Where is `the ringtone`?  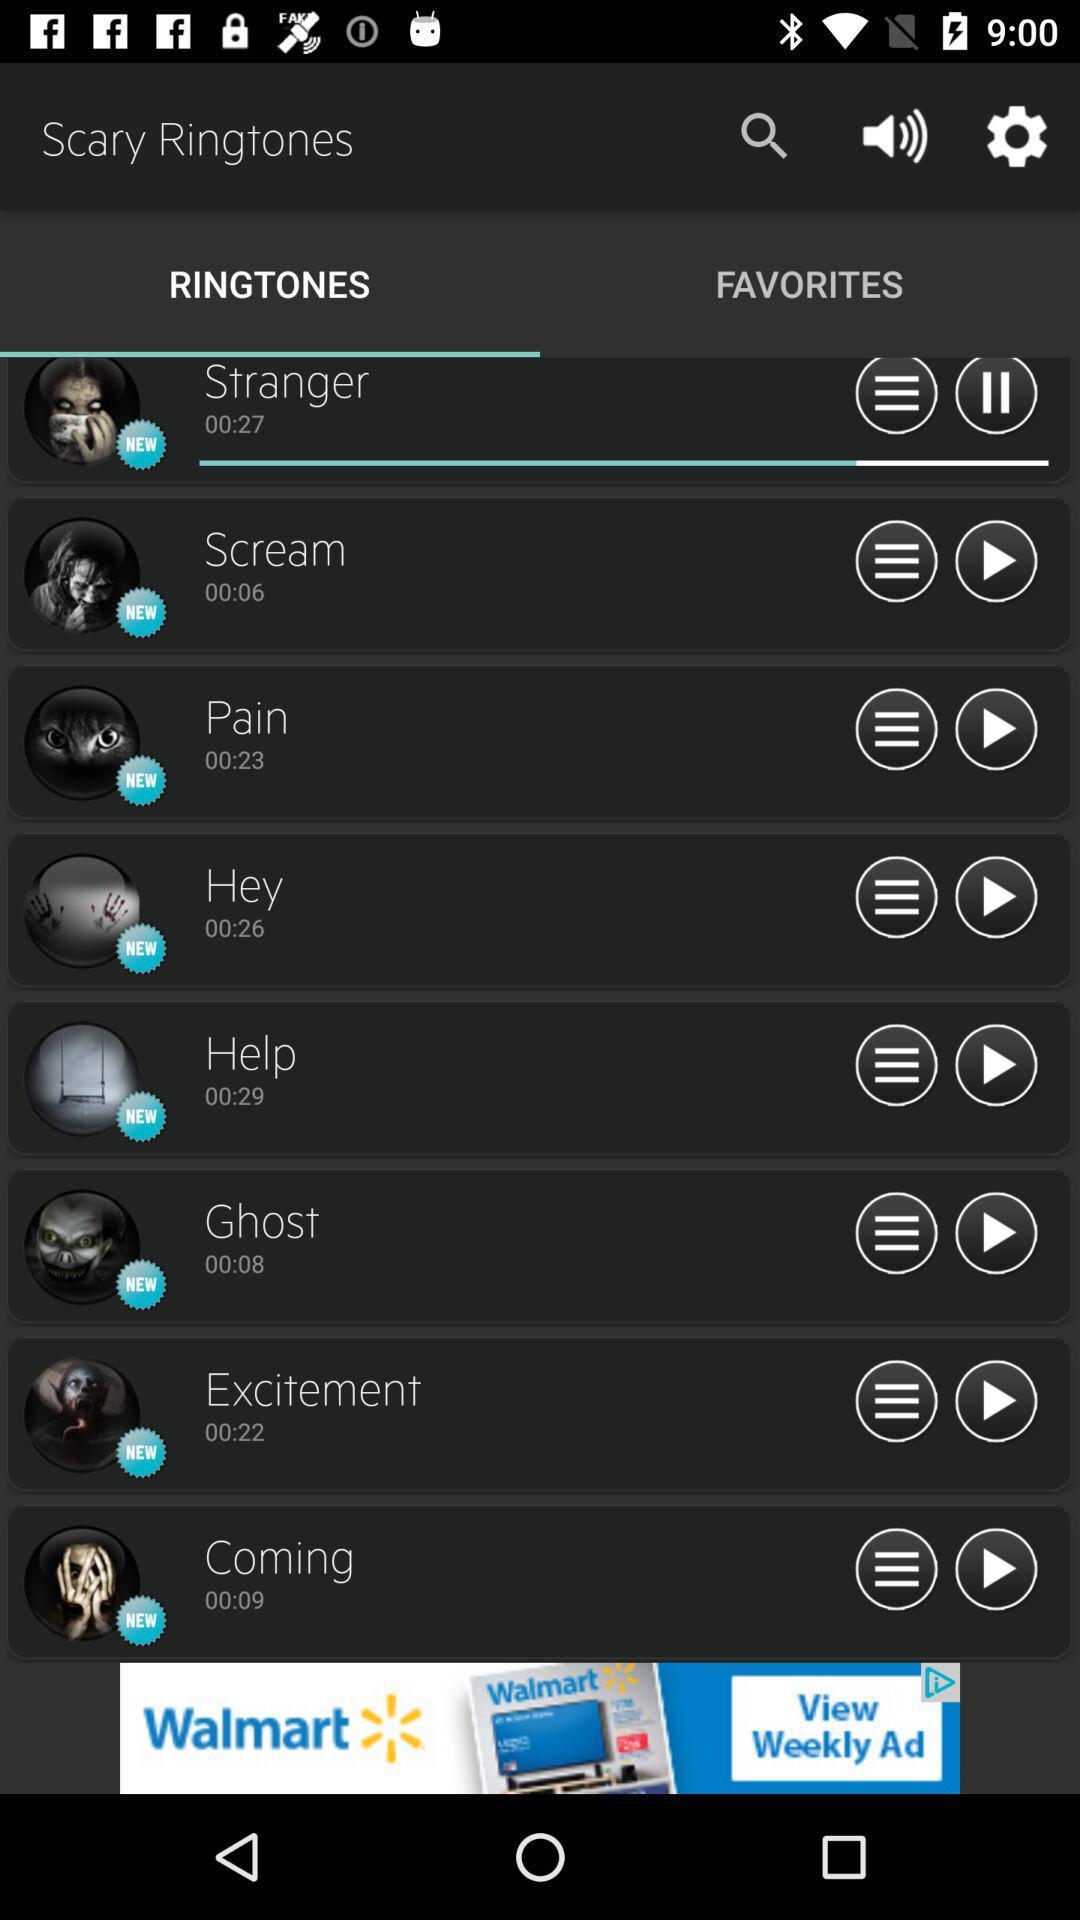
the ringtone is located at coordinates (995, 561).